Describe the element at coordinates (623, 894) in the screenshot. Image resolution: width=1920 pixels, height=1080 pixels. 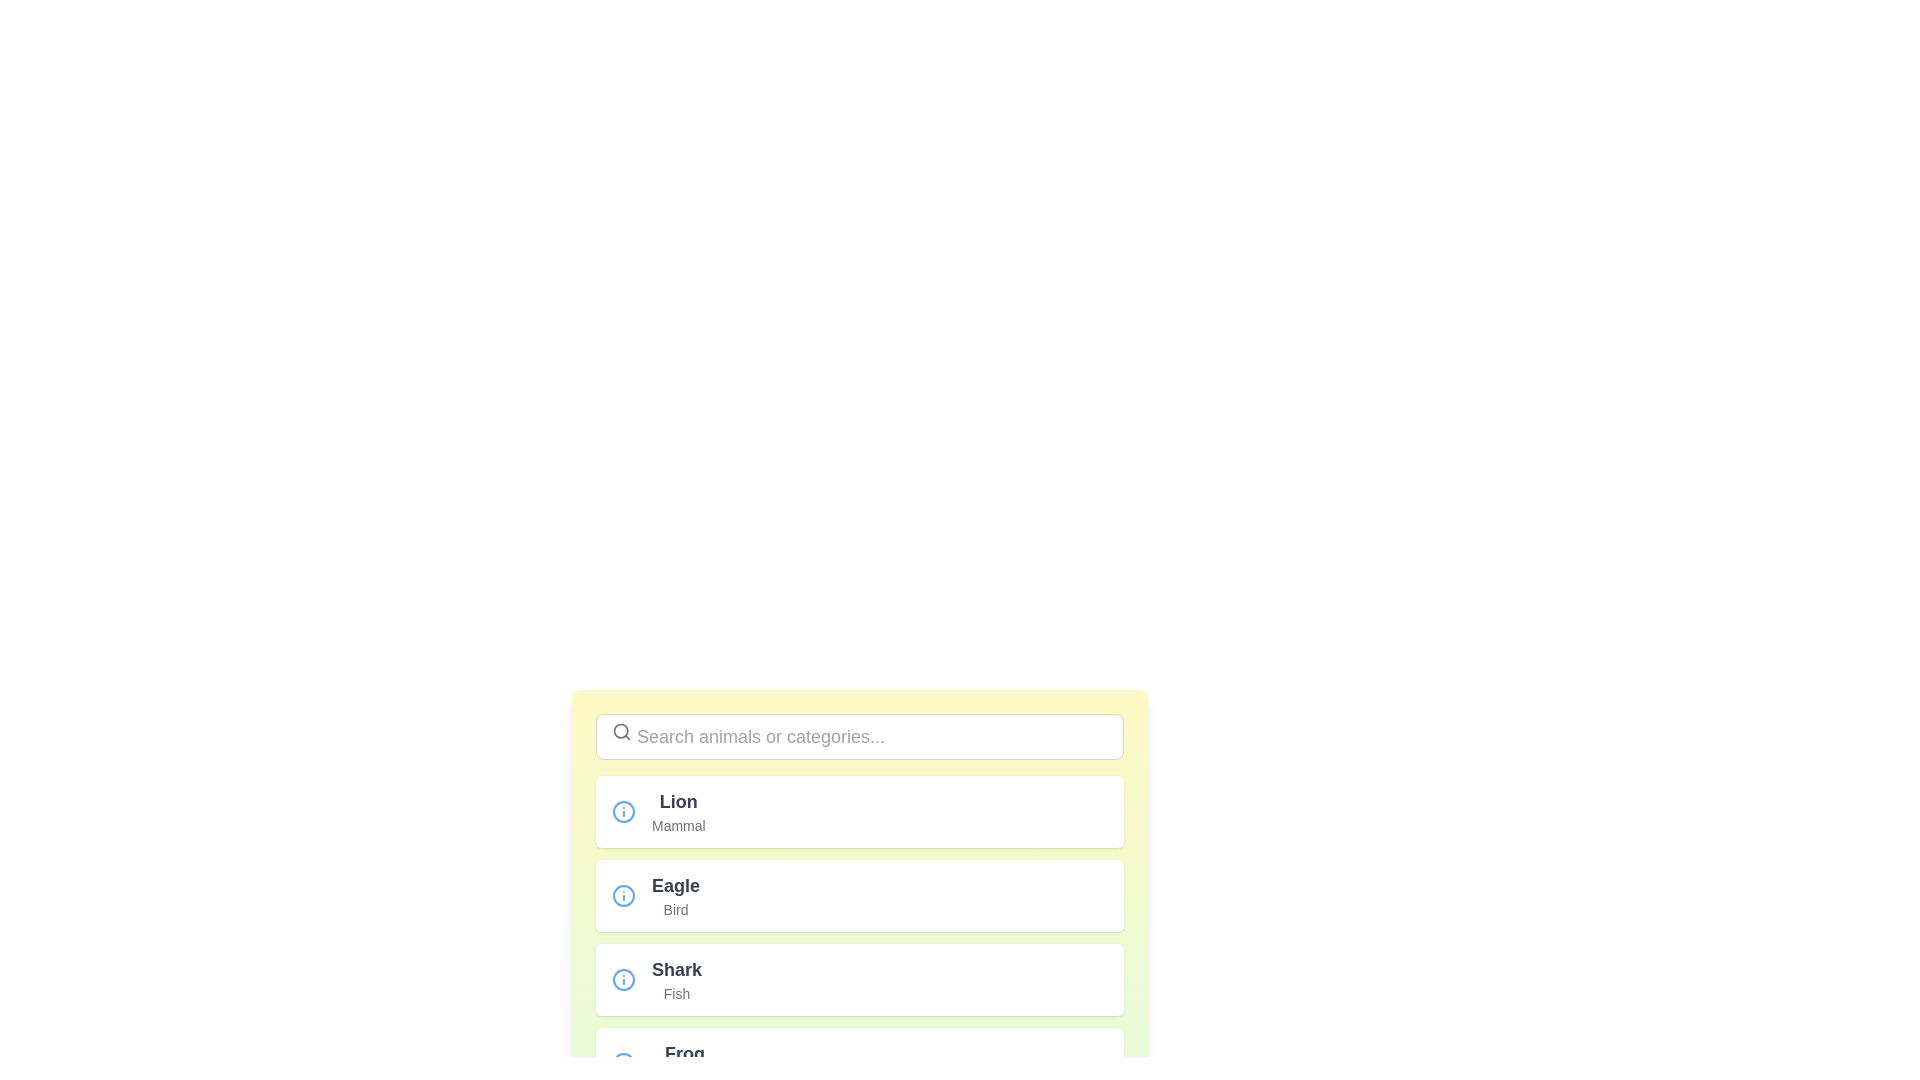
I see `the circular icon with a thin blue border and a white fill, which represents the 'Eagle' entry in the list` at that location.